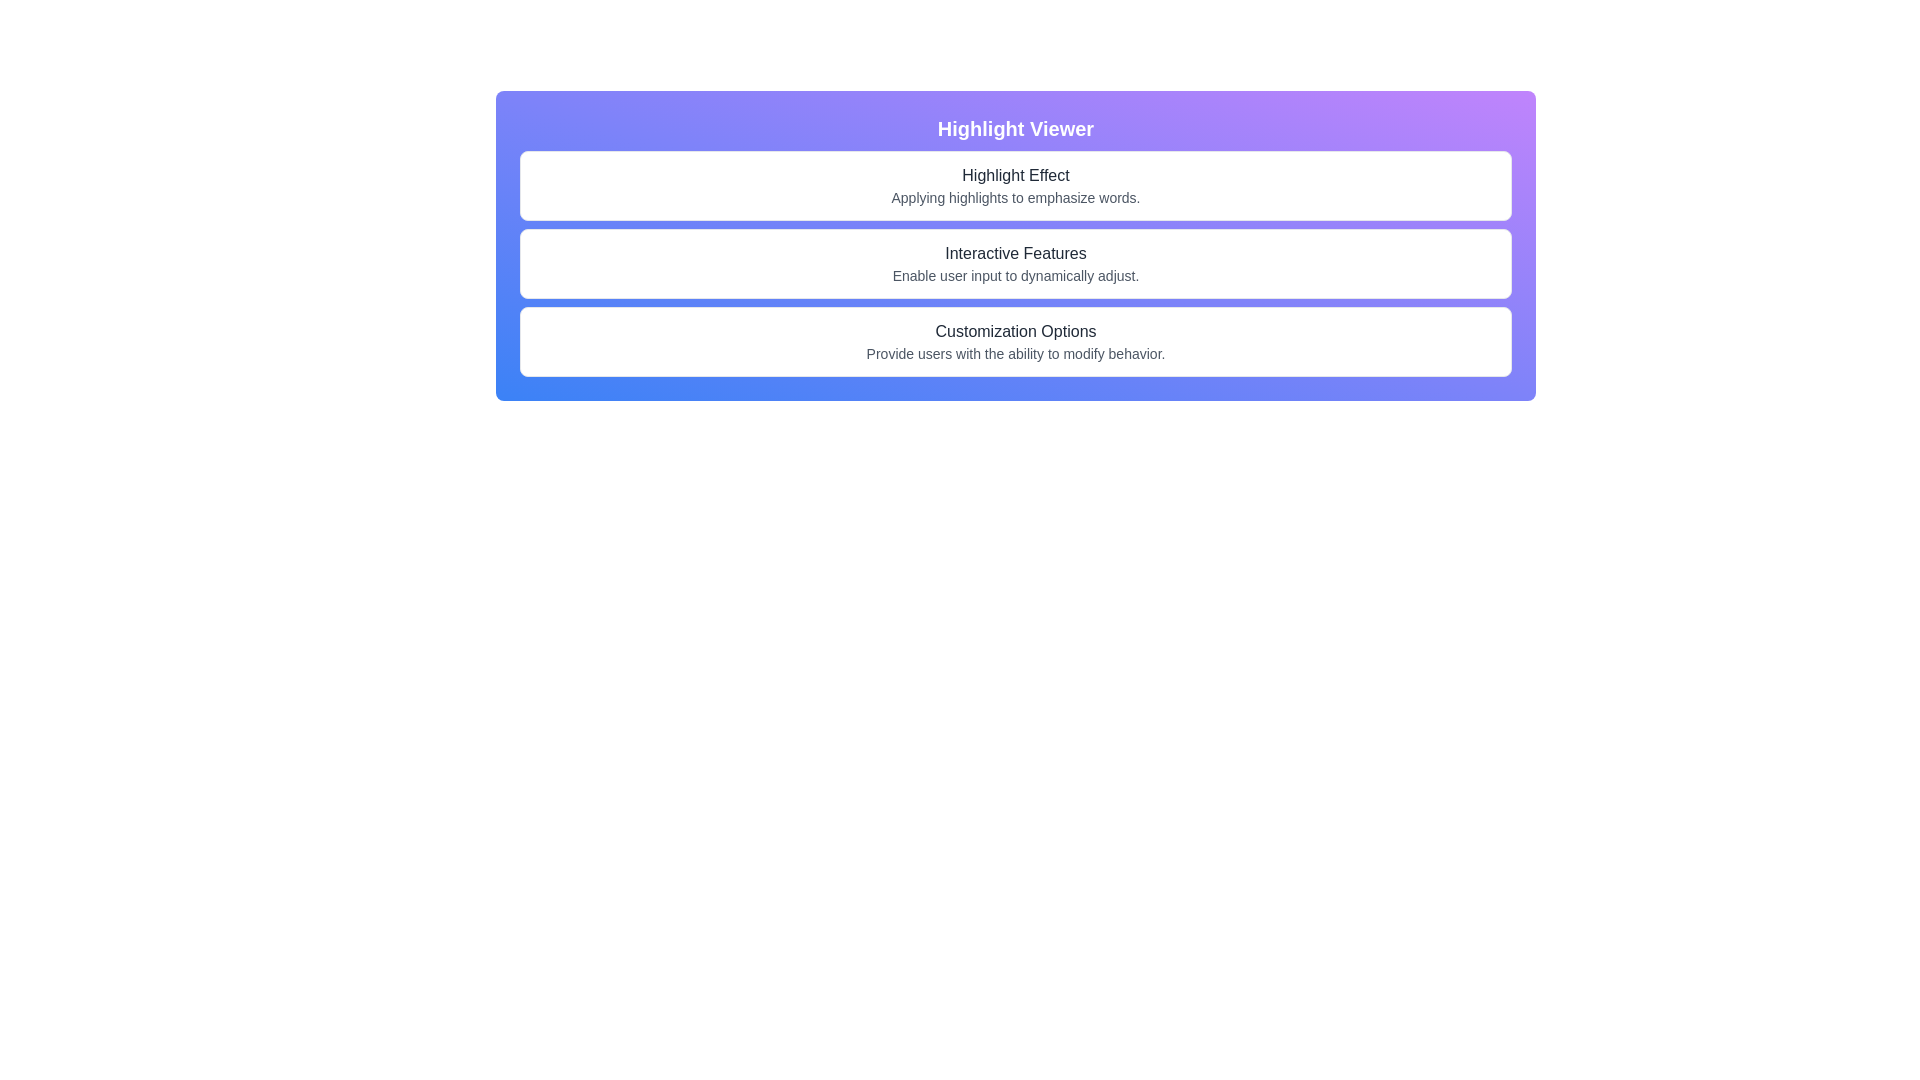 This screenshot has width=1920, height=1080. I want to click on the 11th character of the text 'Interactive Features' located under the 'Highlight Viewer' header, so click(1014, 252).